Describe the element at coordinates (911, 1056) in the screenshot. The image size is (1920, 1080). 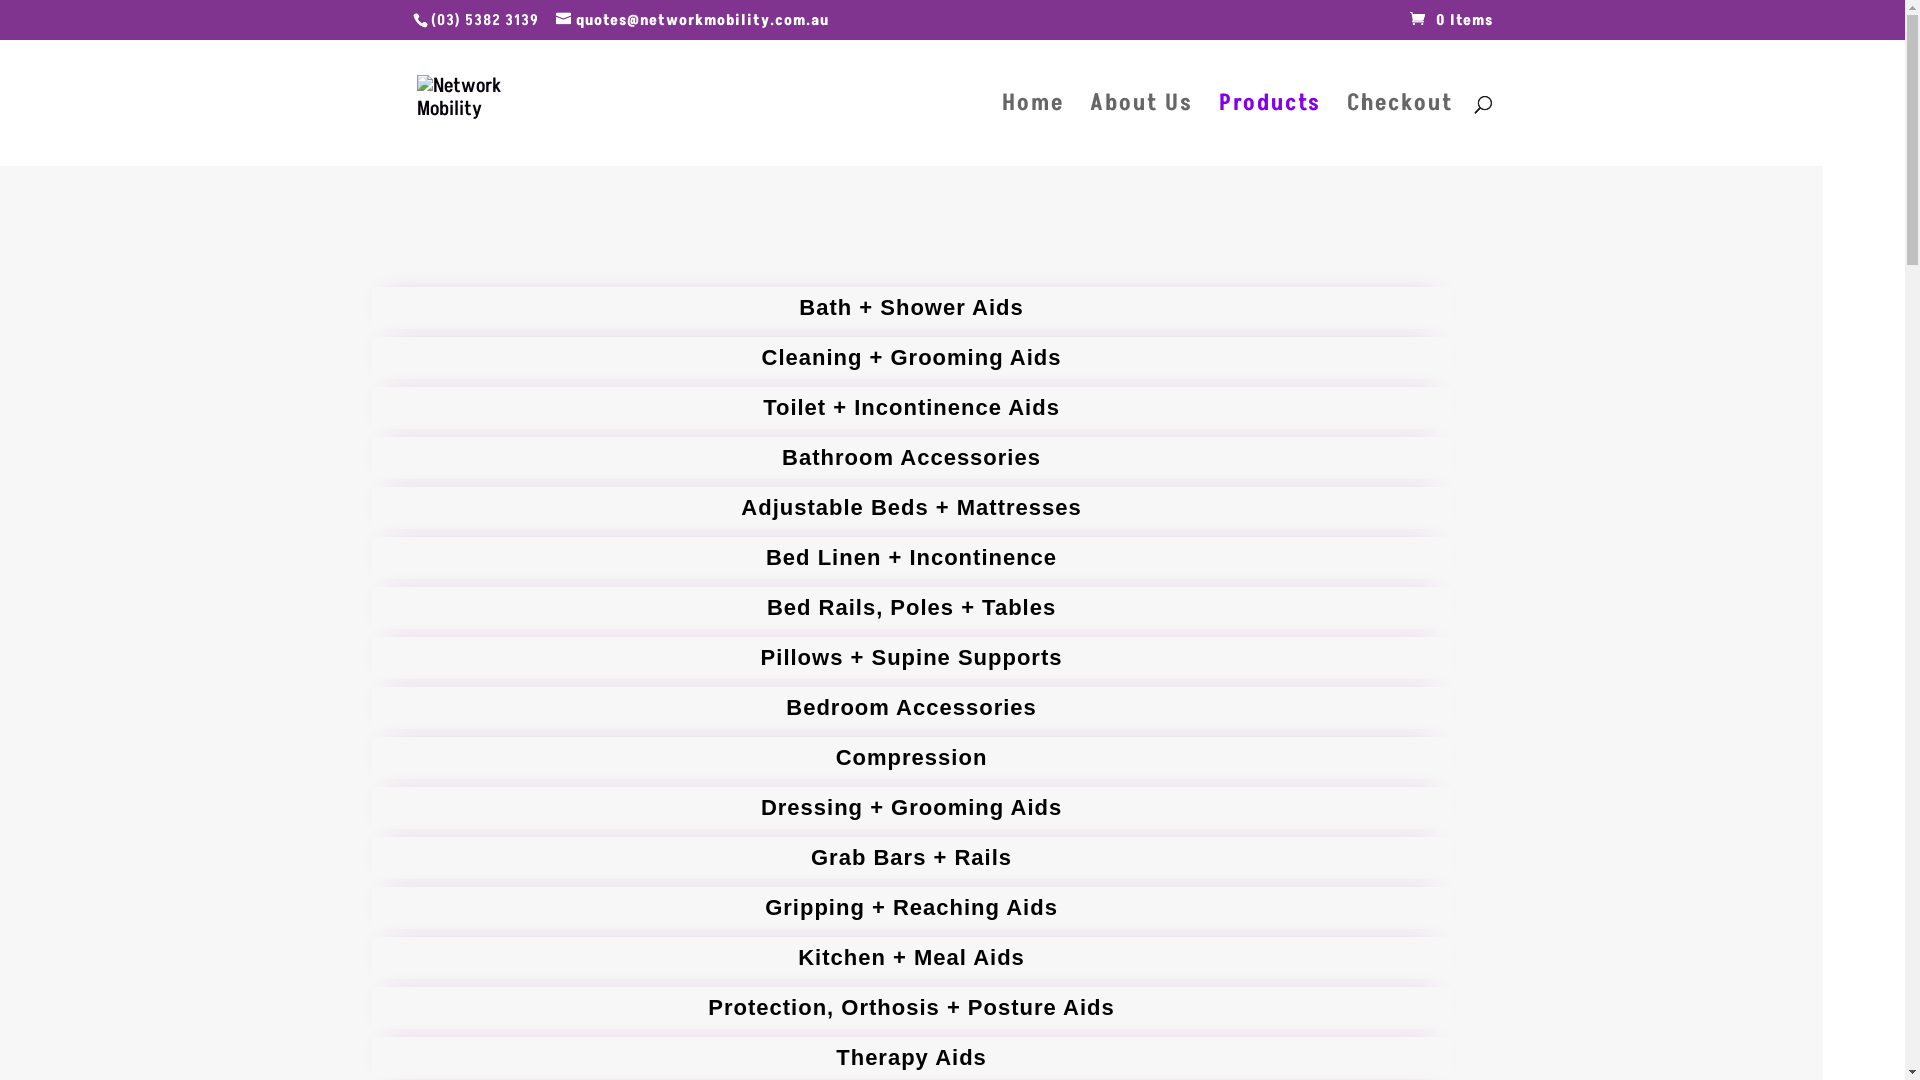
I see `'Therapy Aids'` at that location.